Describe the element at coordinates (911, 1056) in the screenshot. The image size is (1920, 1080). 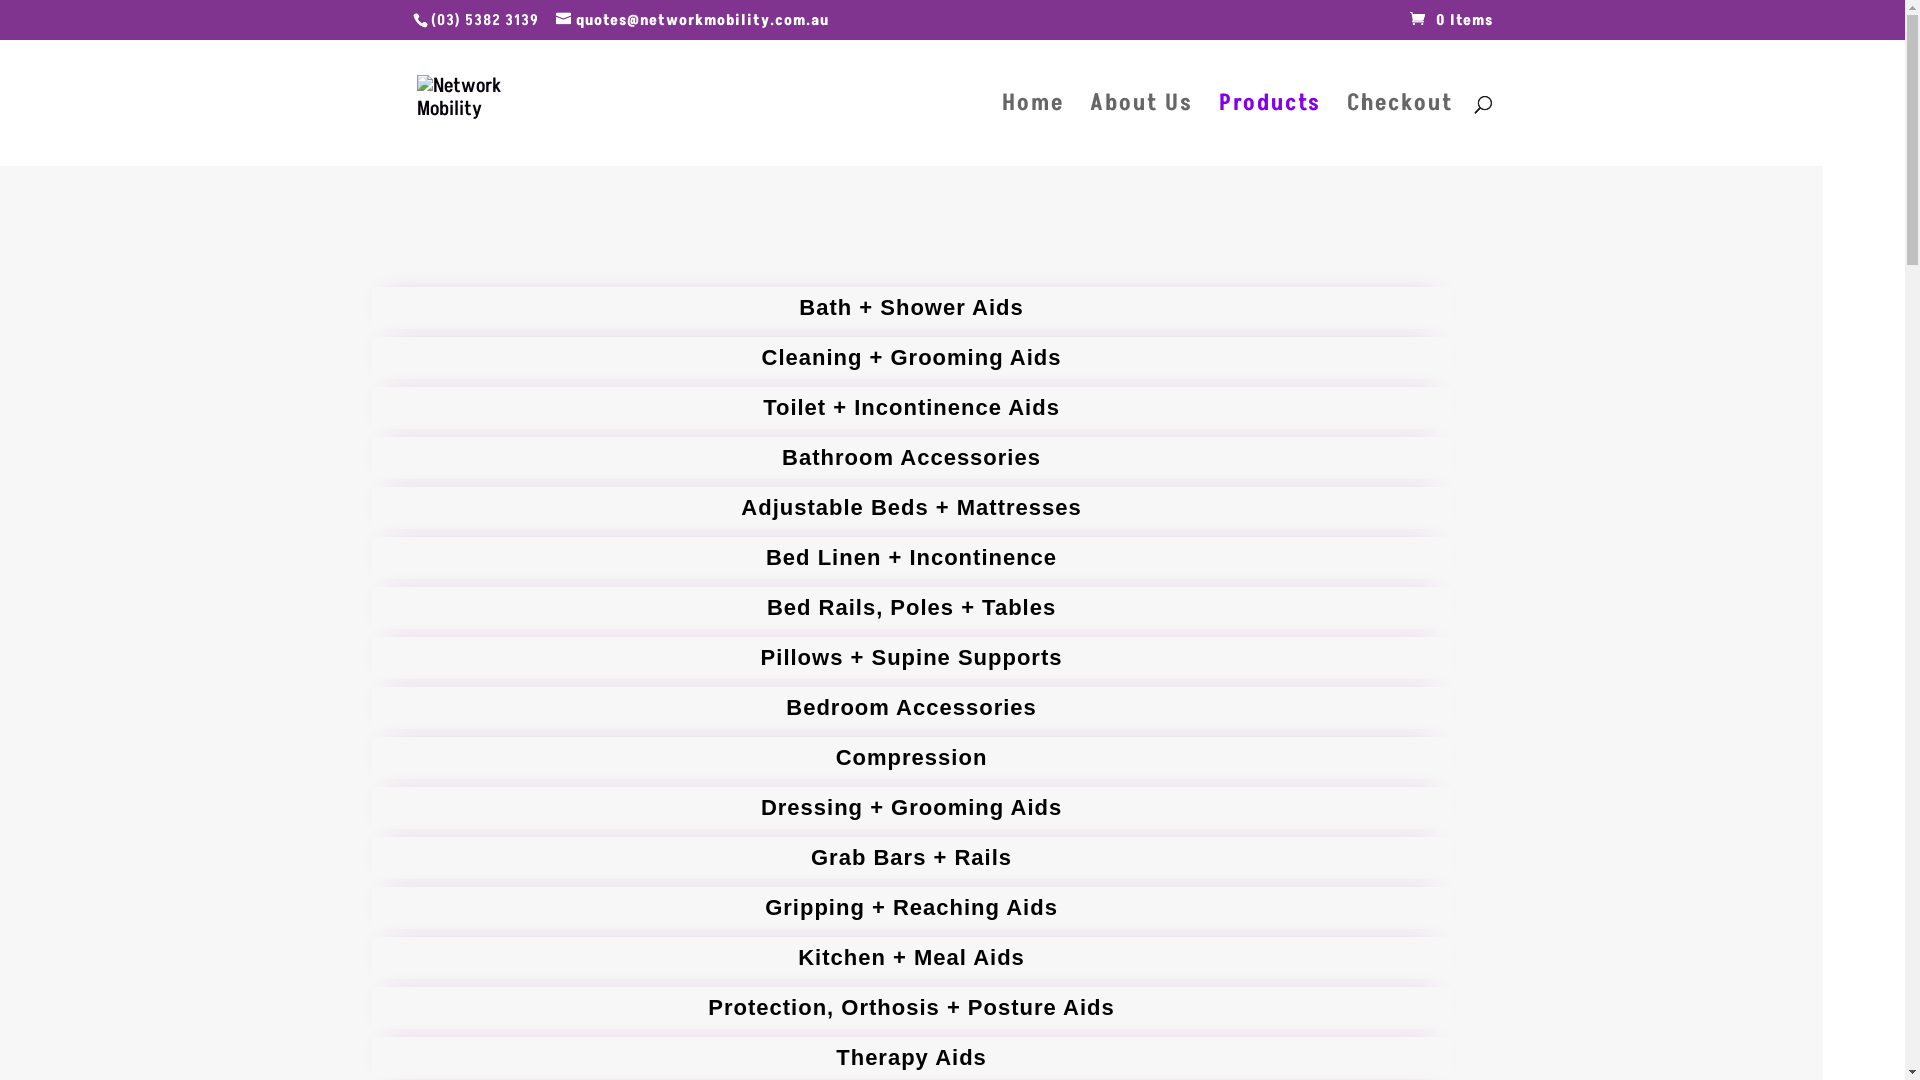
I see `'Therapy Aids'` at that location.